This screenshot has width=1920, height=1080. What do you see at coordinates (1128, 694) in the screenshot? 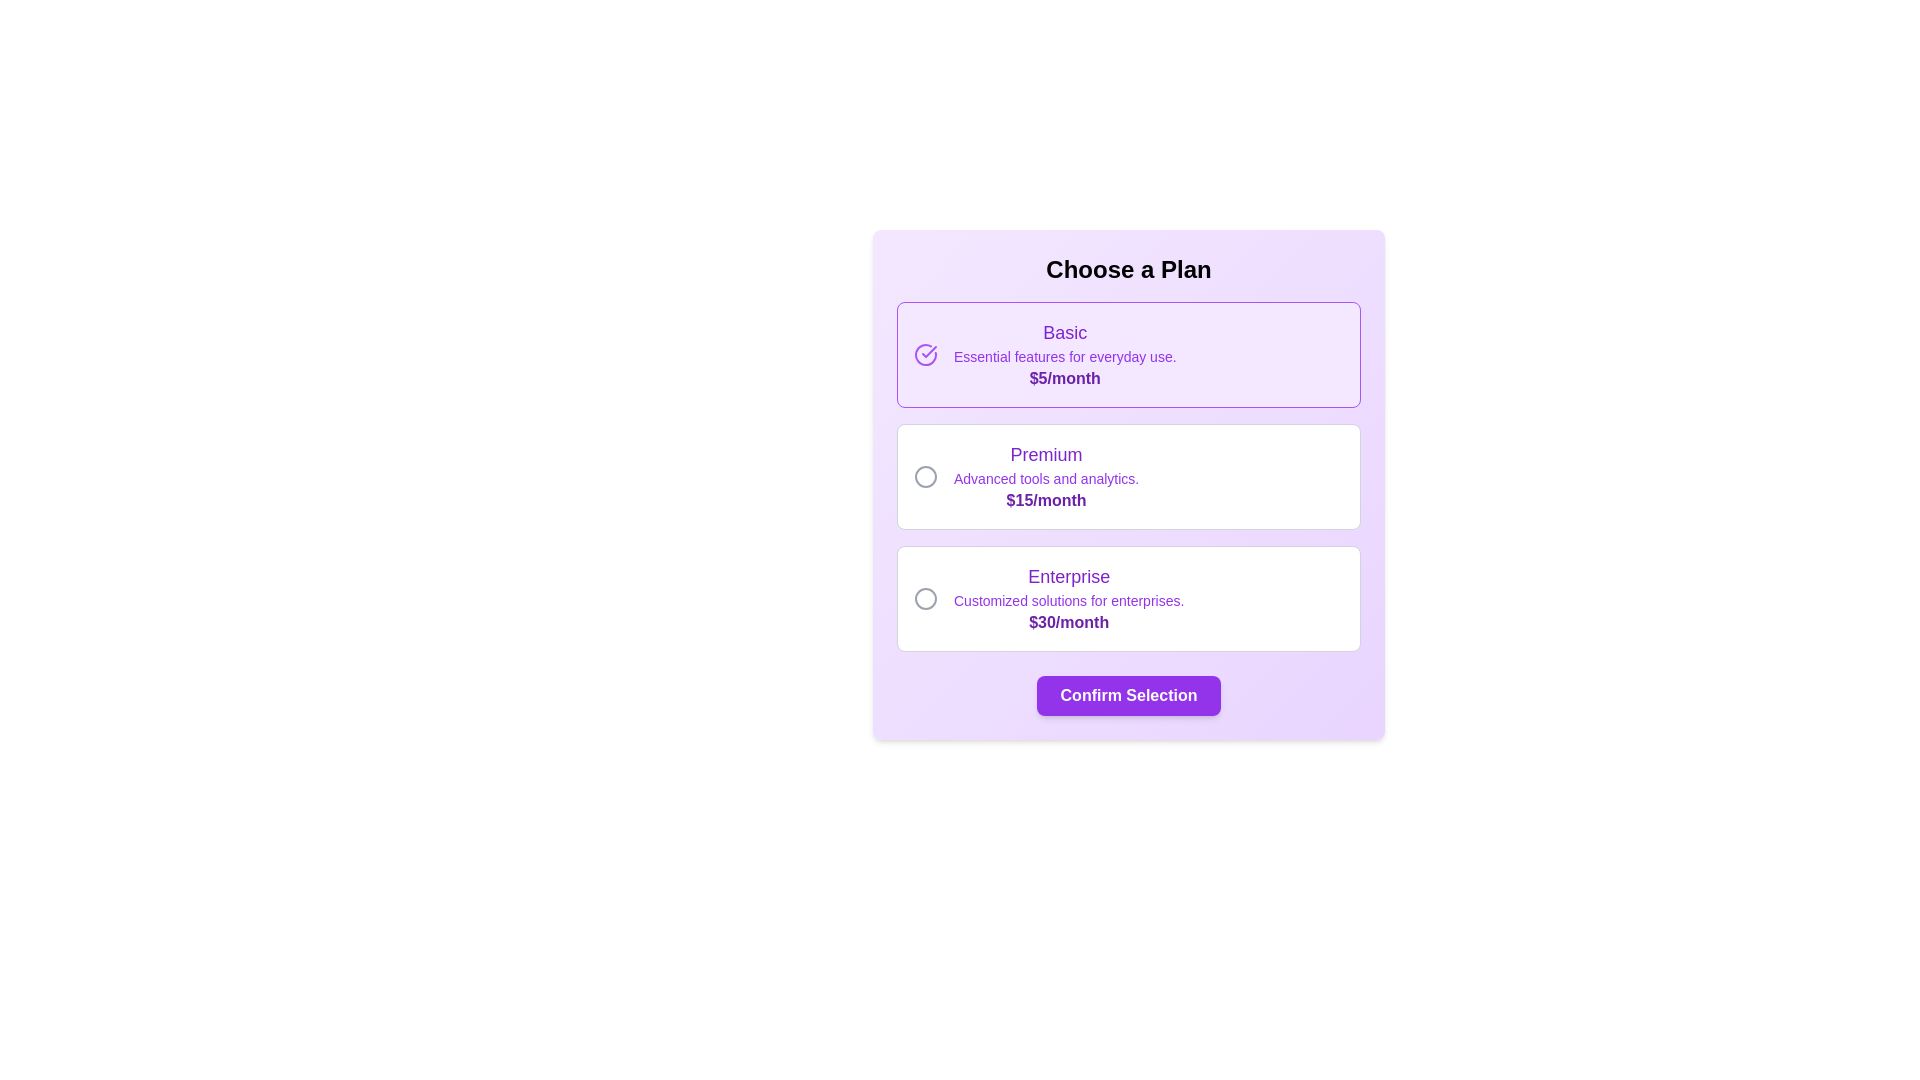
I see `the rectangular button with a purple background labeled 'Confirm Selection', located at the bottom center of the card below the 'Enterprise' plan option for a visual cue` at bounding box center [1128, 694].